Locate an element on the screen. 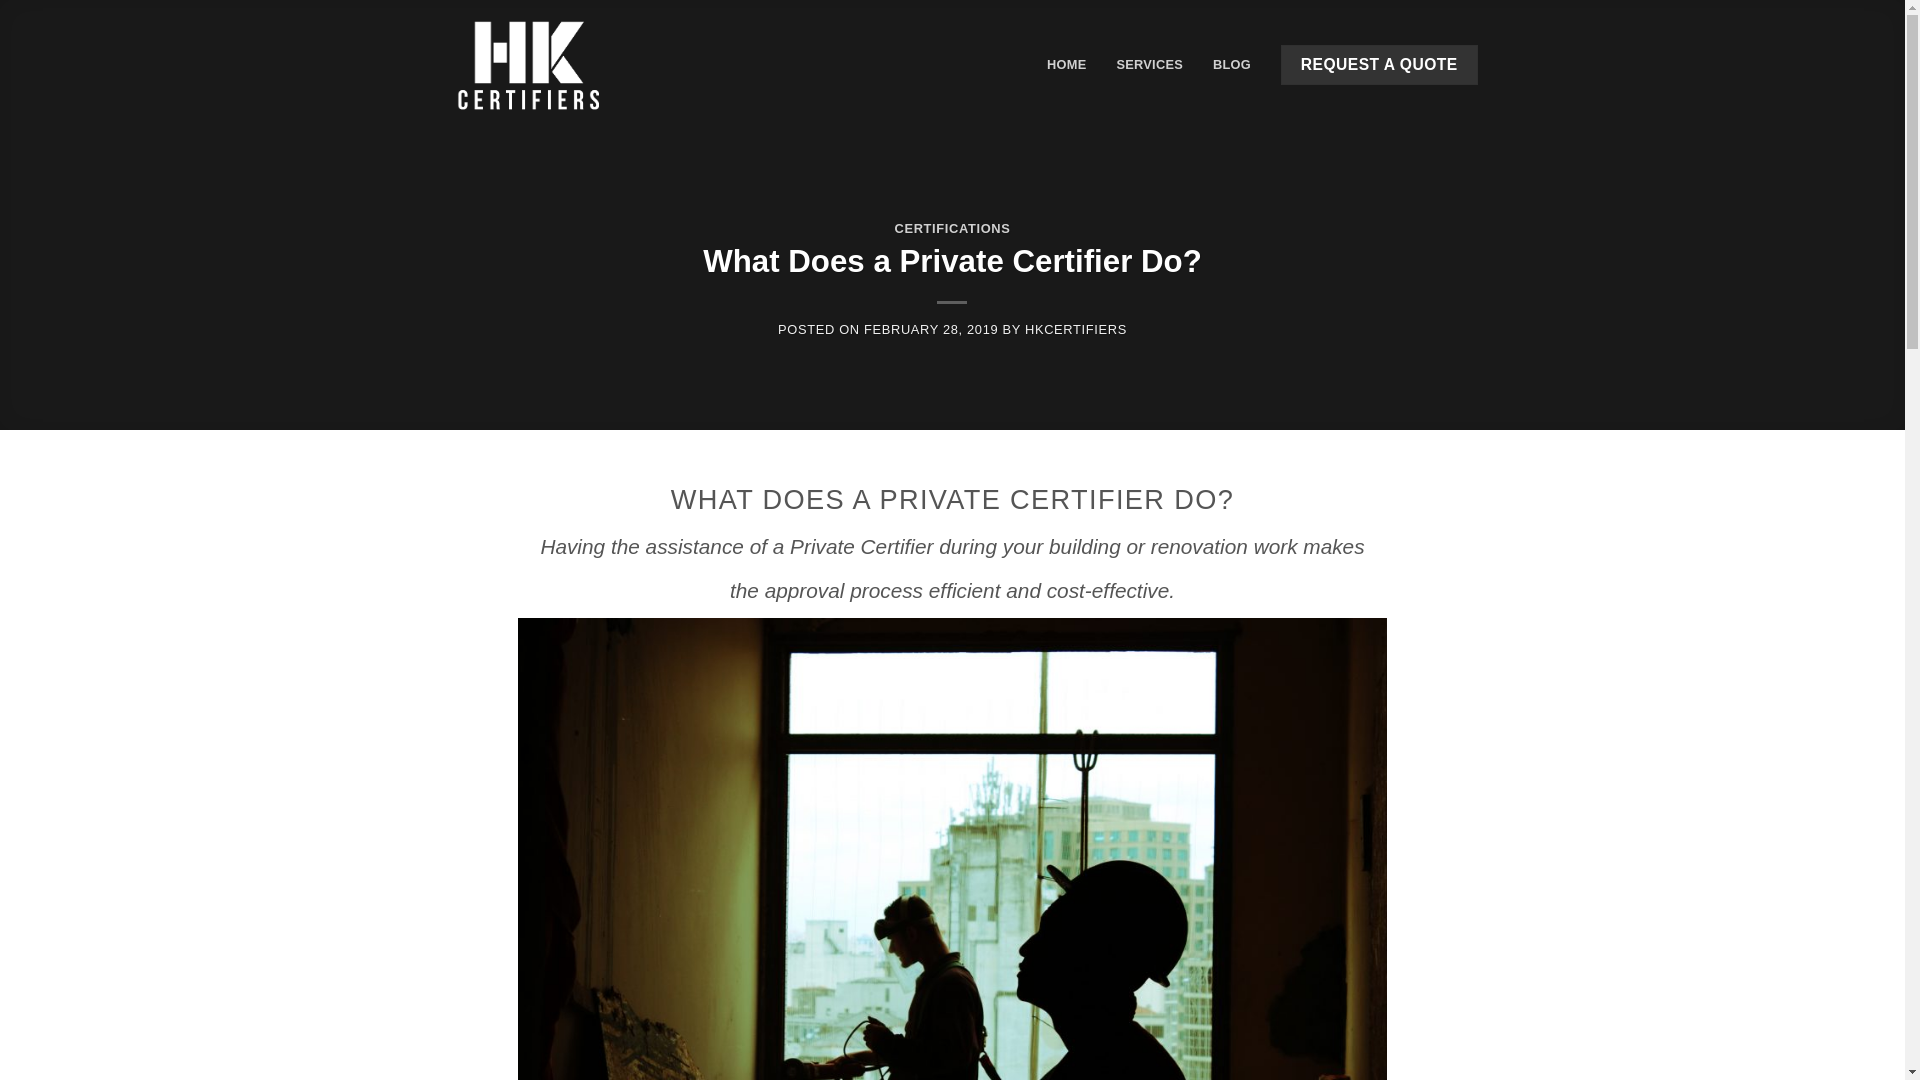 This screenshot has height=1080, width=1920. 'REQUEST A QUOTE' is located at coordinates (1377, 64).